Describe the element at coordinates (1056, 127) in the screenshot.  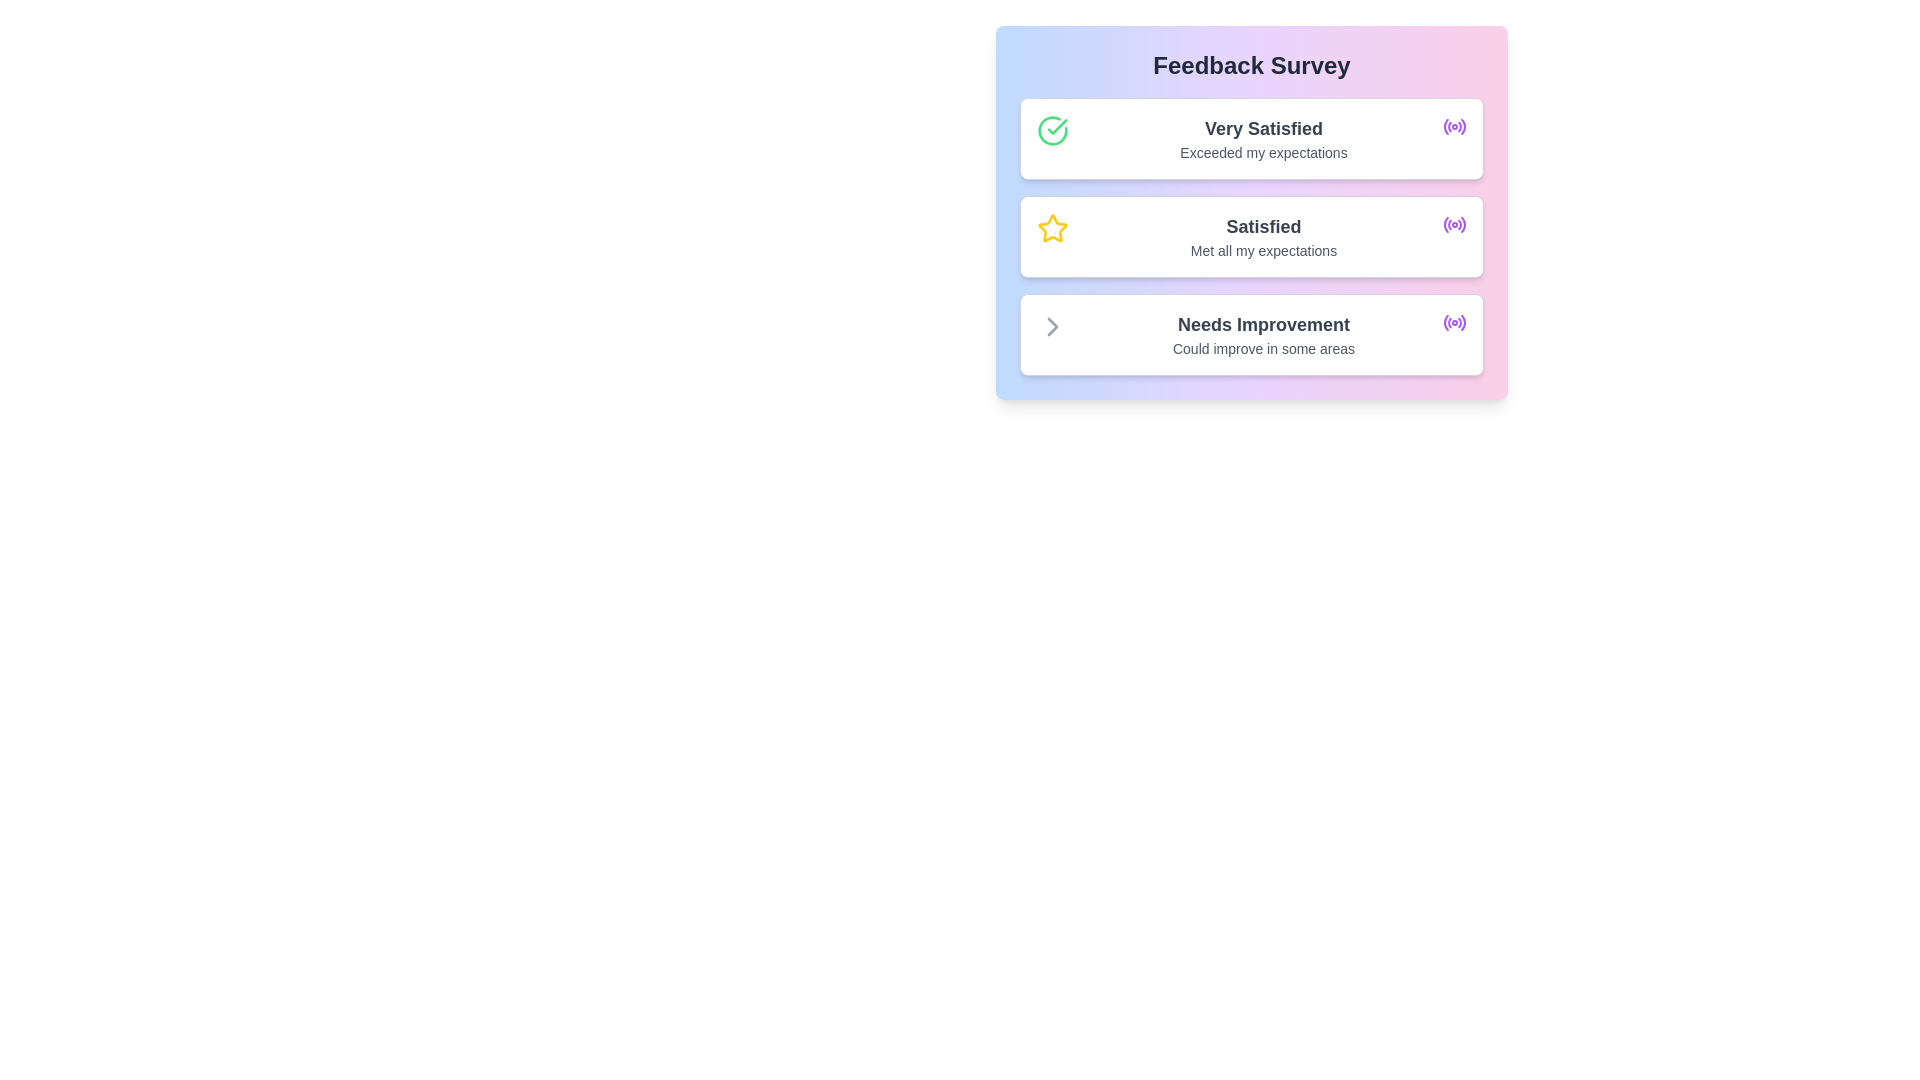
I see `the decorative graphical element that signifies the 'Very Satisfied' feedback option, specifically the green check-mark within the left-side icon` at that location.